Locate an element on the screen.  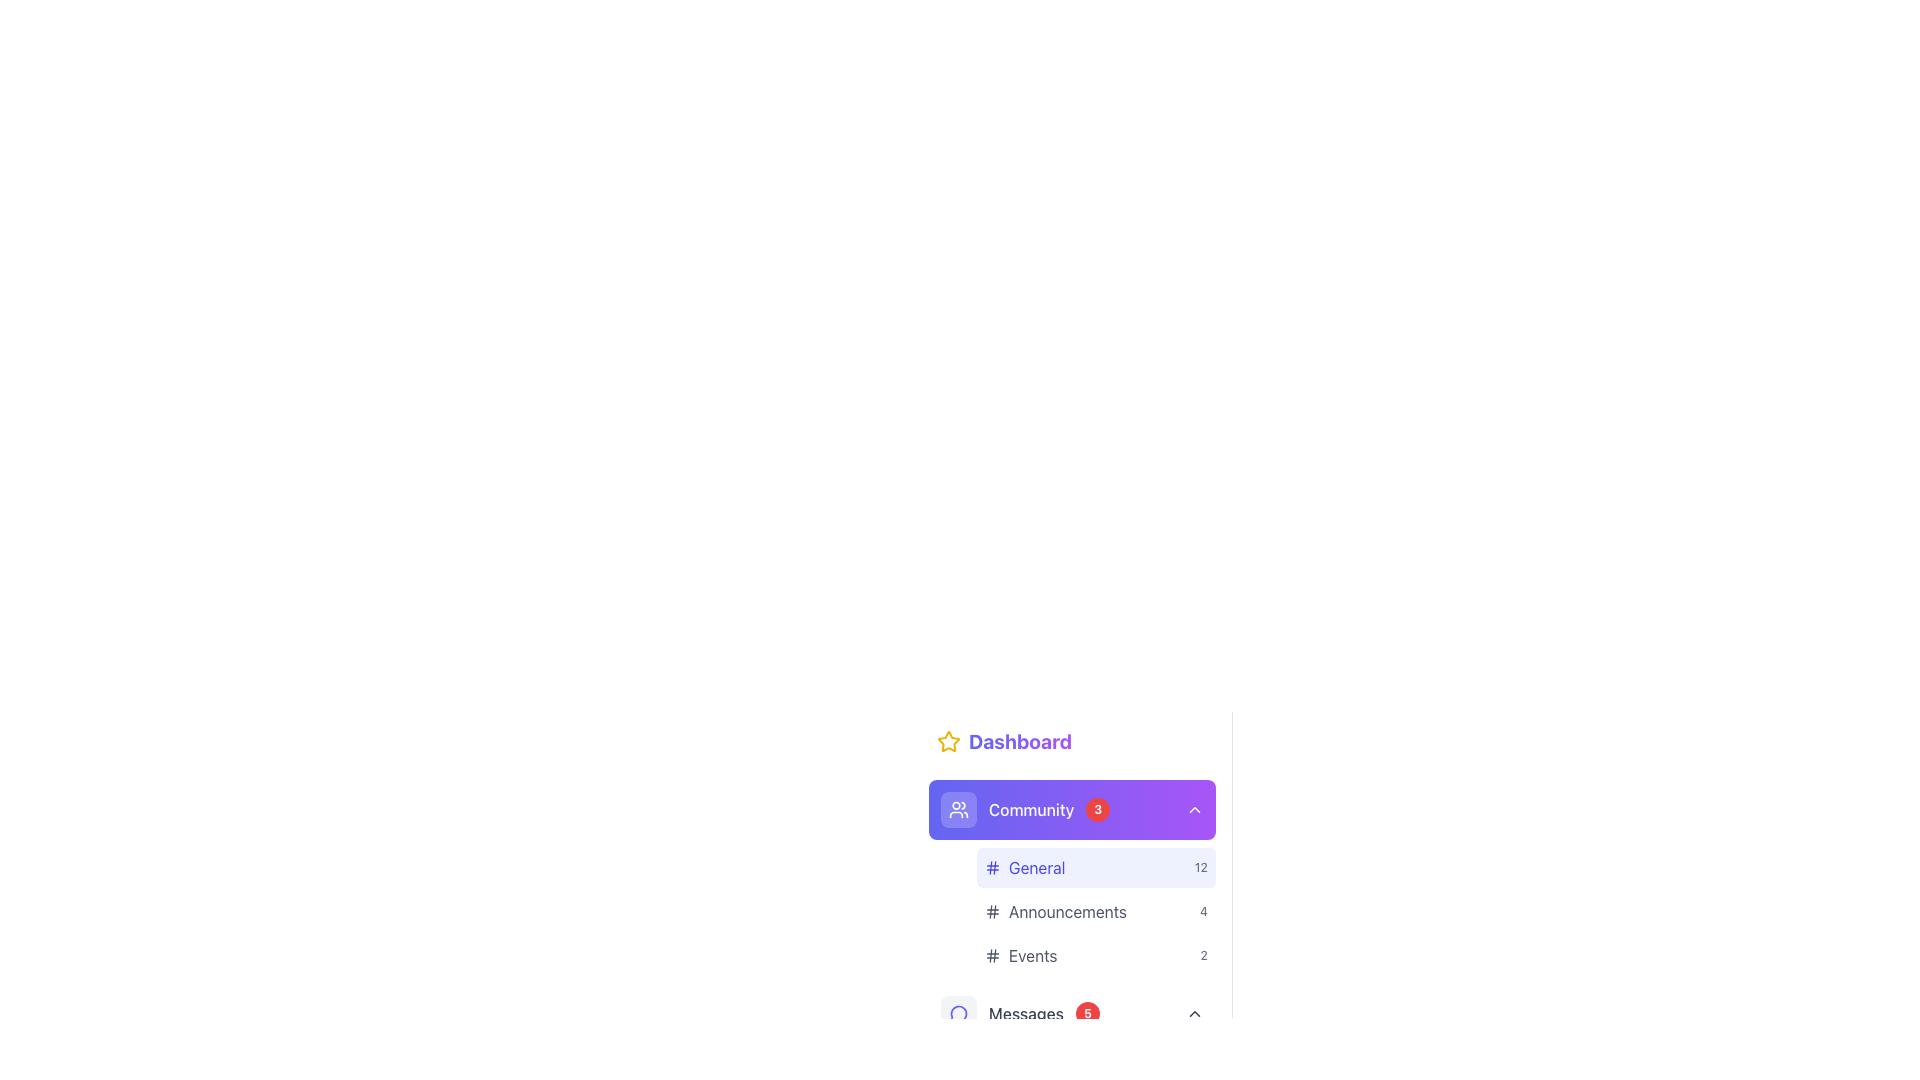
the 'Announcements' button in the Community list is located at coordinates (1095, 911).